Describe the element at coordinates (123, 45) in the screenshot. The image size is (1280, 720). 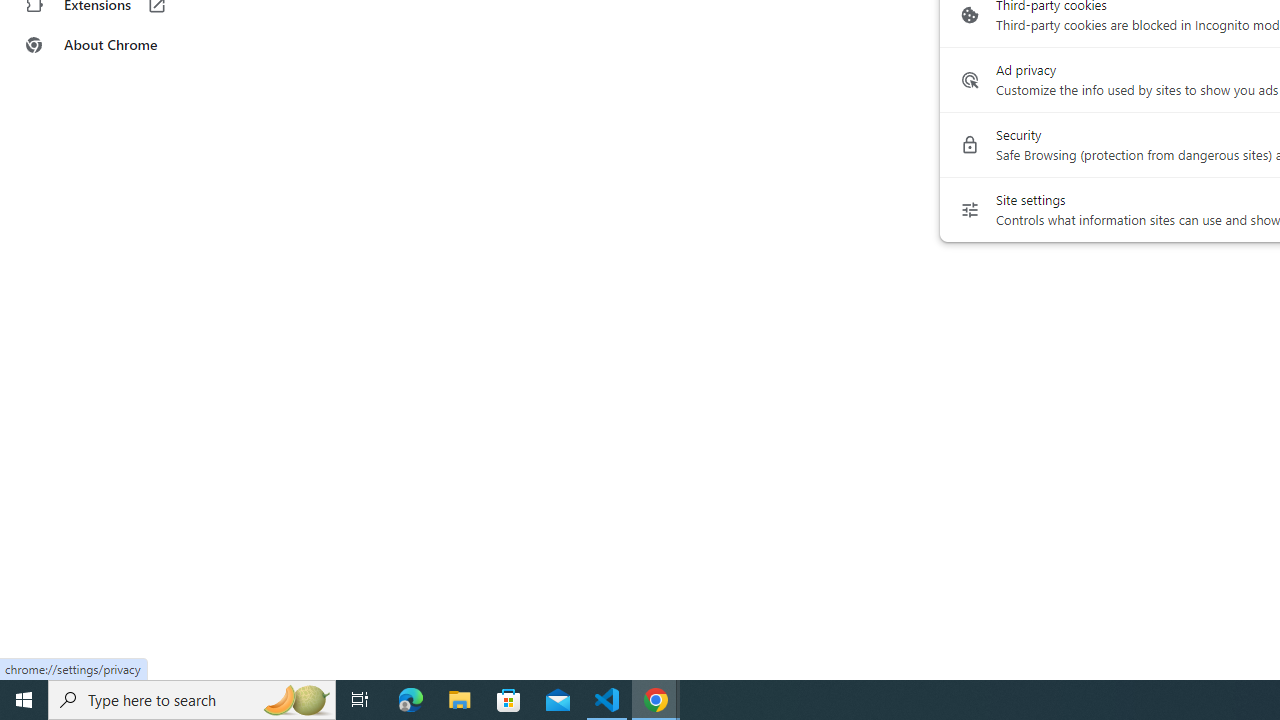
I see `'About Chrome'` at that location.